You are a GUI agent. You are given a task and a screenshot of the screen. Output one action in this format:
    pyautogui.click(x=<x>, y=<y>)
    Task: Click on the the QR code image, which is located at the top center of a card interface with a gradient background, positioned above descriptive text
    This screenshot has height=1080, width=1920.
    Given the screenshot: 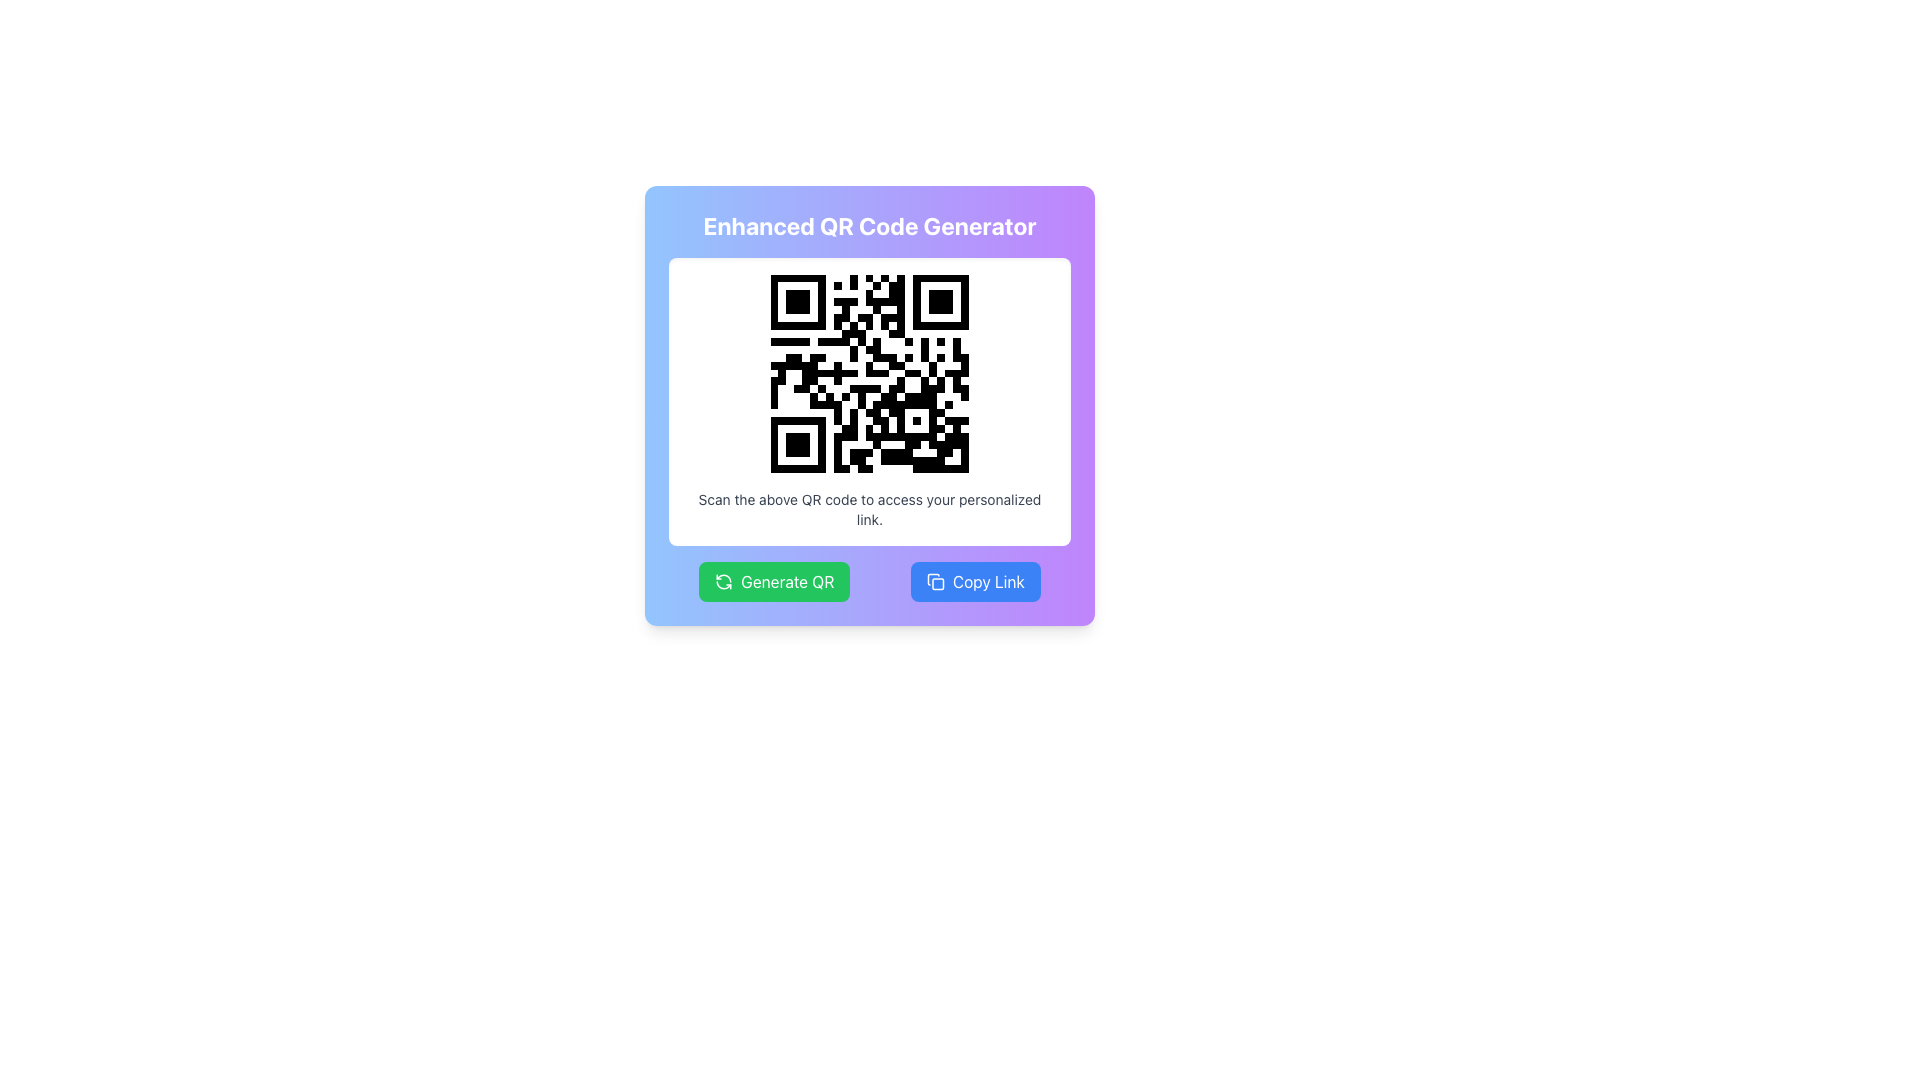 What is the action you would take?
    pyautogui.click(x=869, y=374)
    